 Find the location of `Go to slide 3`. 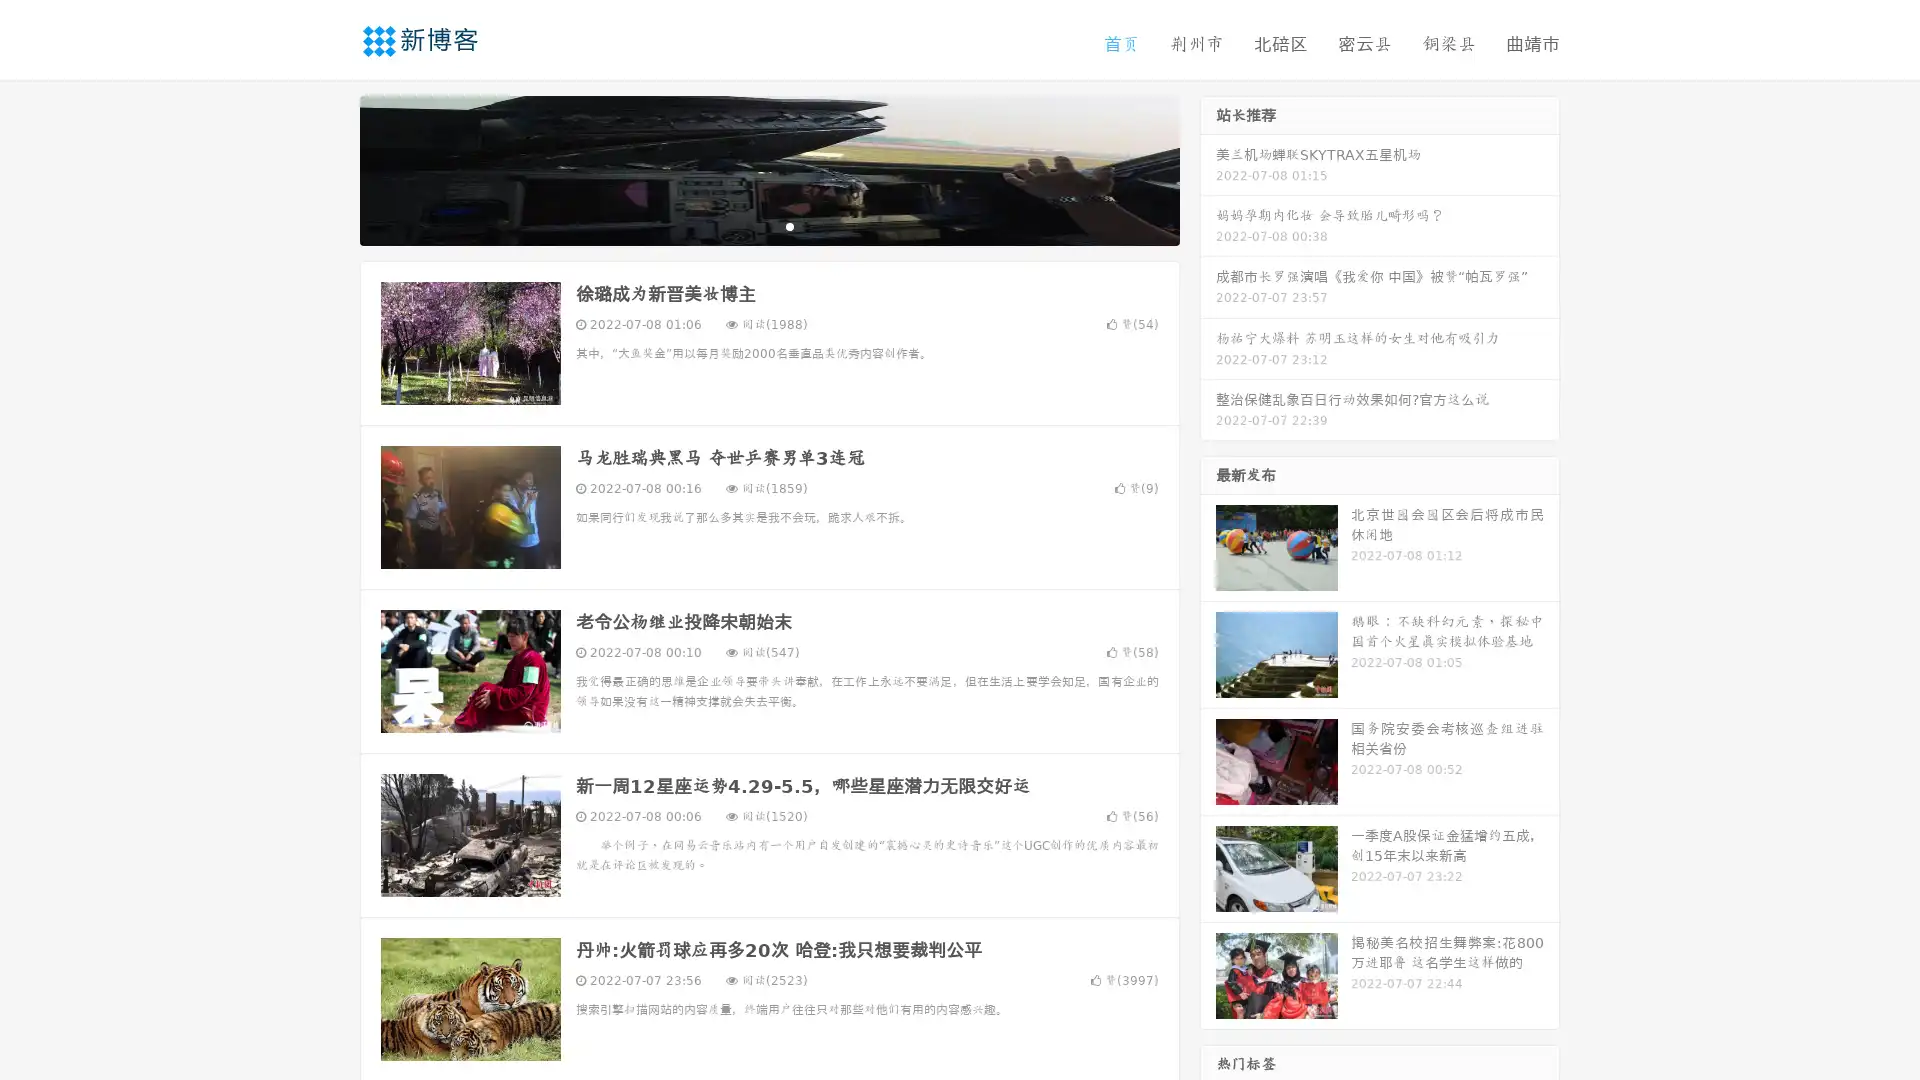

Go to slide 3 is located at coordinates (789, 225).